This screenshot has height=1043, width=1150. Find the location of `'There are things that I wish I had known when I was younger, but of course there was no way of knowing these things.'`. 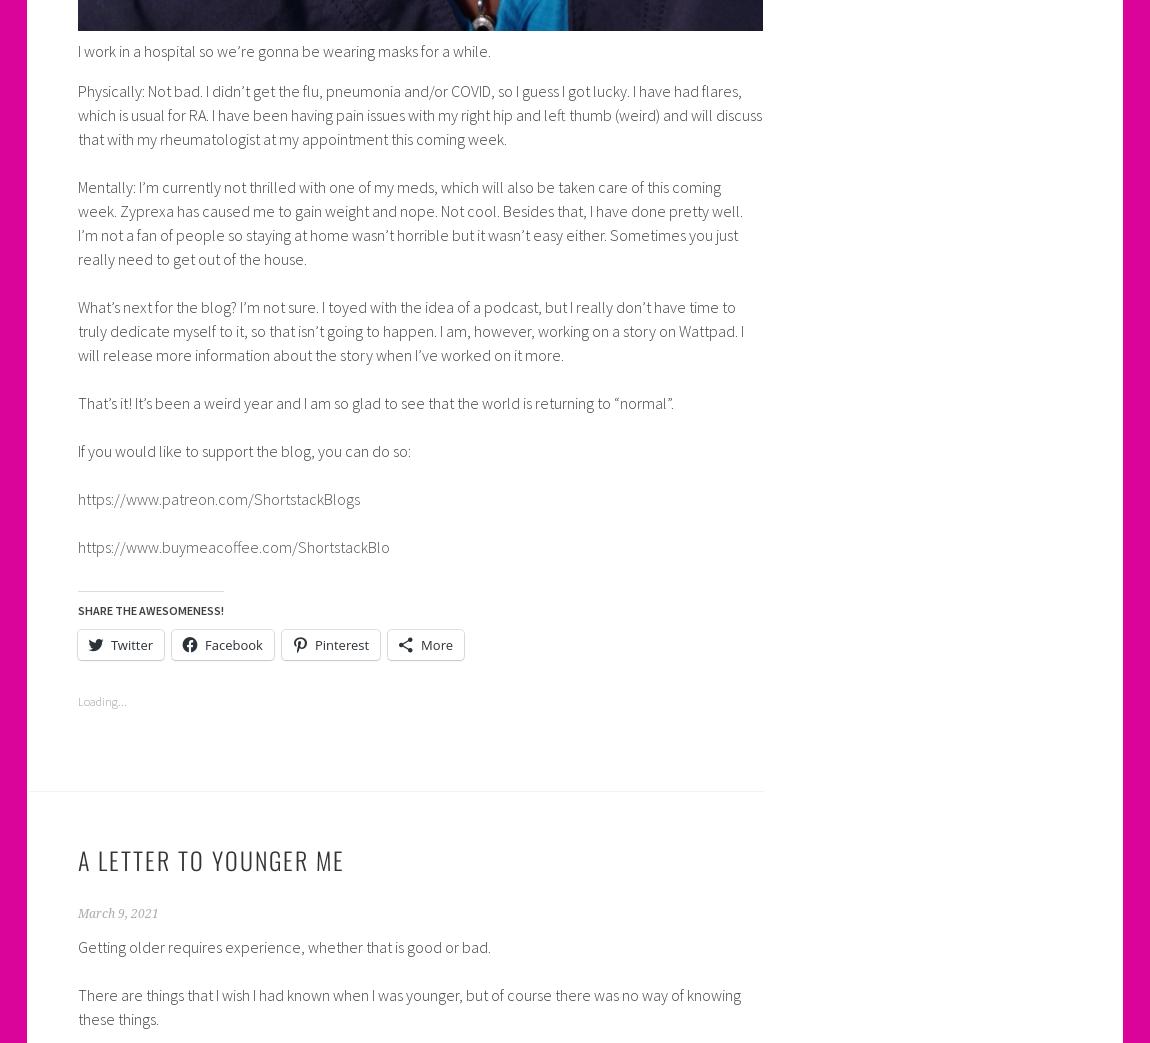

'There are things that I wish I had known when I was younger, but of course there was no way of knowing these things.' is located at coordinates (408, 1007).